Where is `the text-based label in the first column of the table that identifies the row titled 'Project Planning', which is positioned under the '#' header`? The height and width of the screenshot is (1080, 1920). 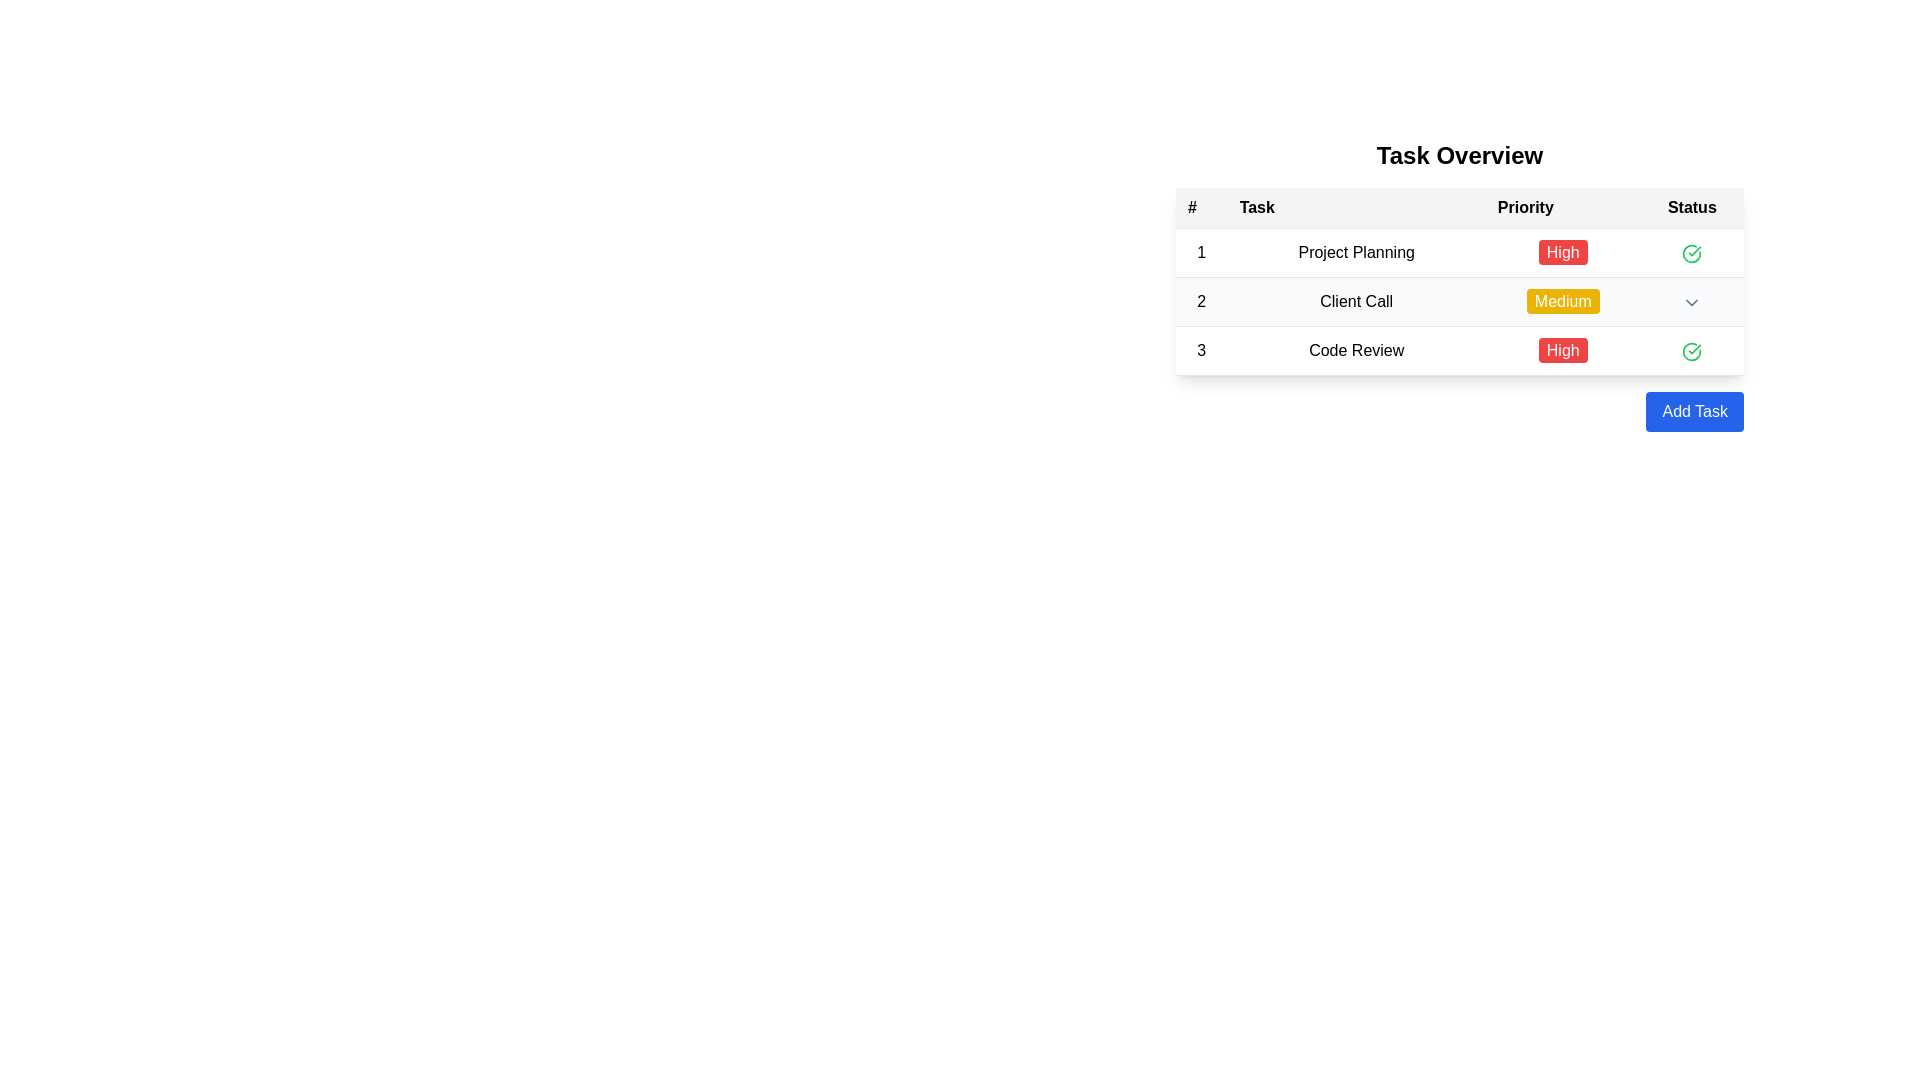 the text-based label in the first column of the table that identifies the row titled 'Project Planning', which is positioned under the '#' header is located at coordinates (1200, 252).